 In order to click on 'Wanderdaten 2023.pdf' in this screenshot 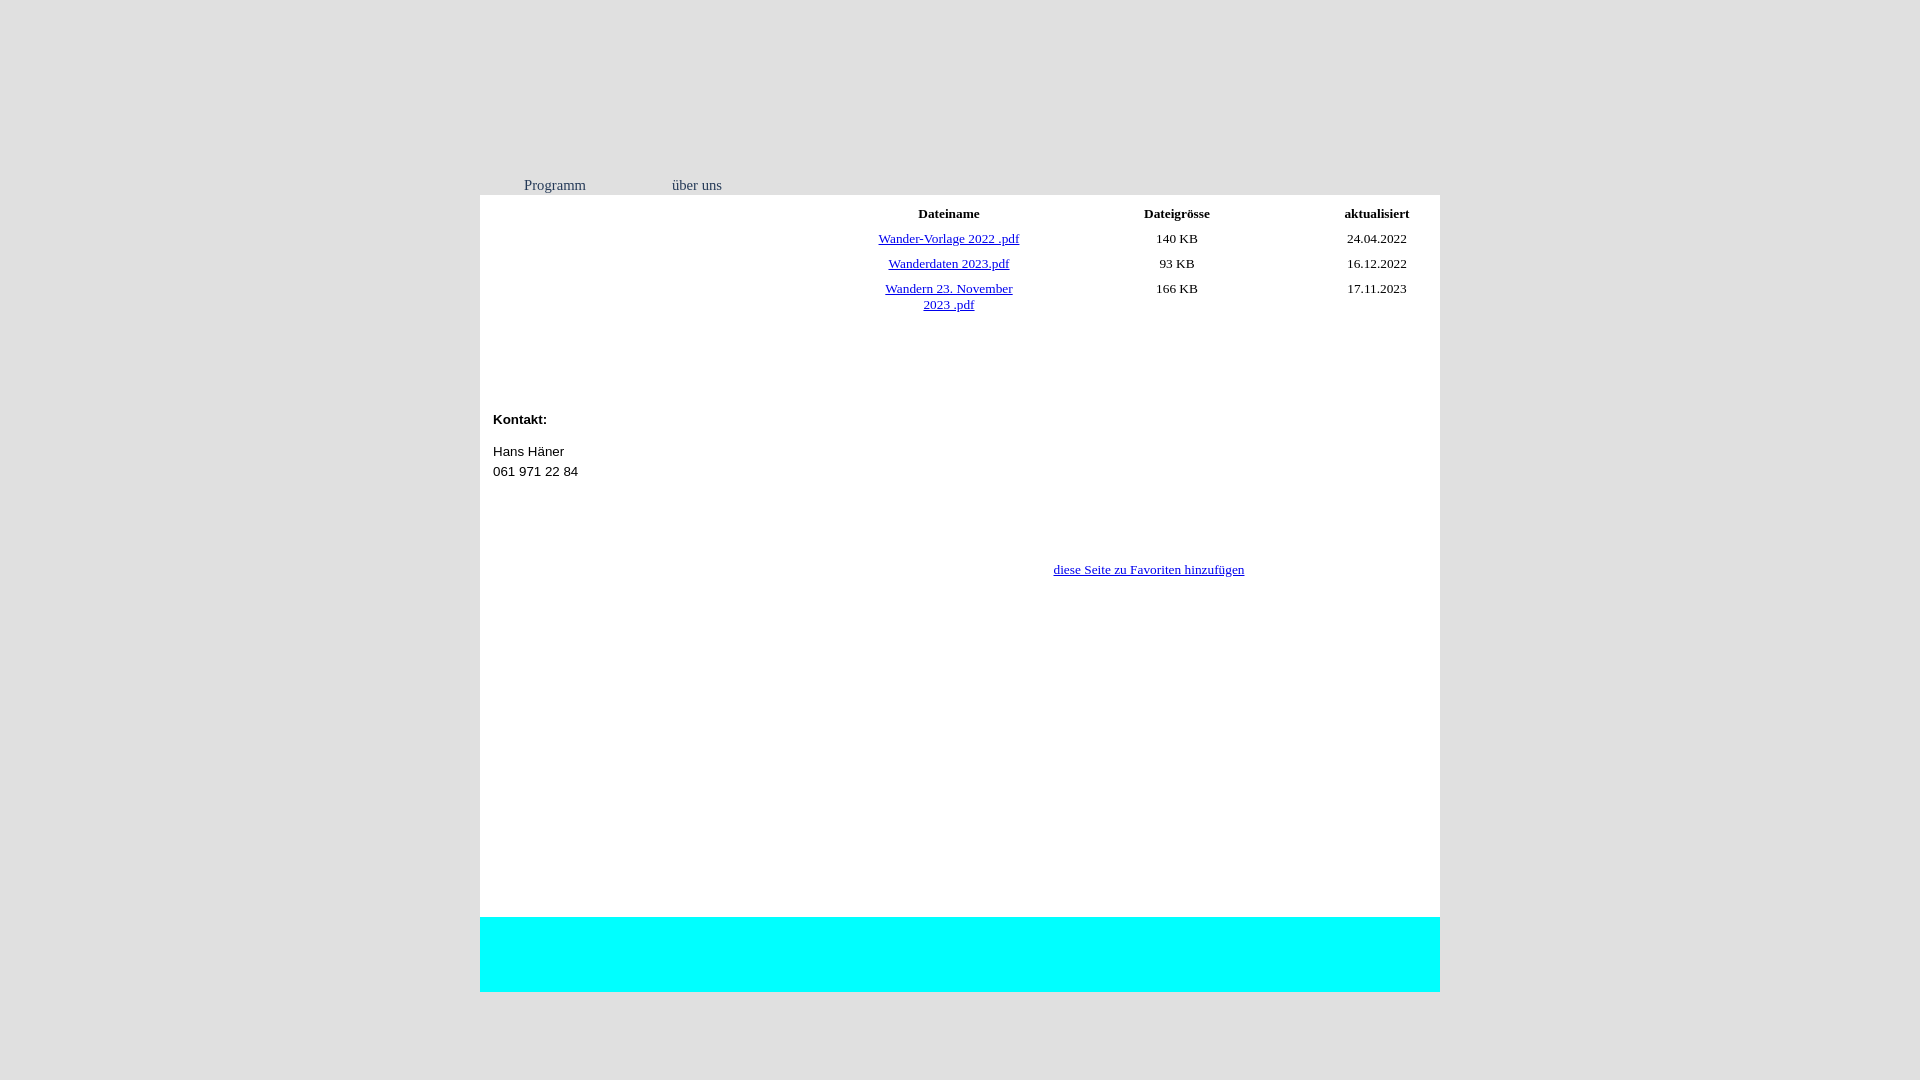, I will do `click(947, 262)`.